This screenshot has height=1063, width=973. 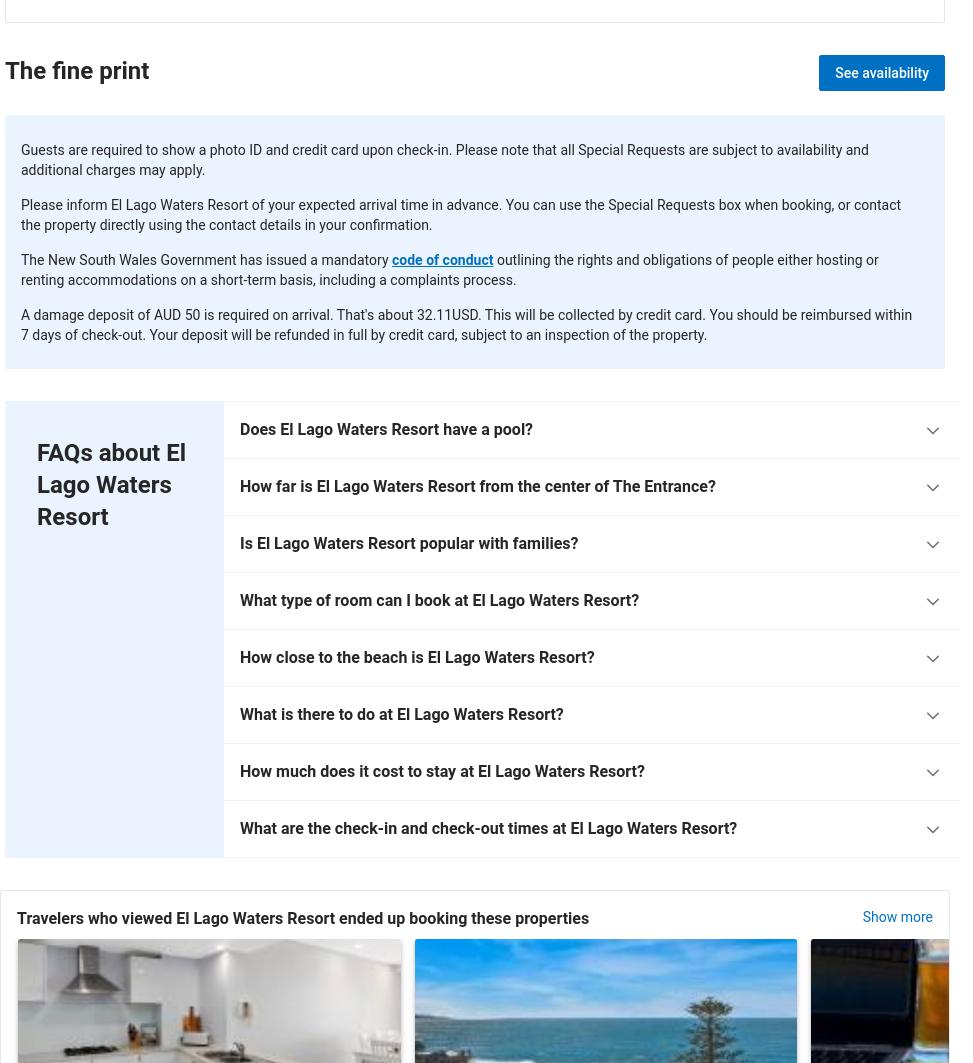 What do you see at coordinates (17, 917) in the screenshot?
I see `'Travelers who viewed El Lago Waters Resort ended up booking these properties'` at bounding box center [17, 917].